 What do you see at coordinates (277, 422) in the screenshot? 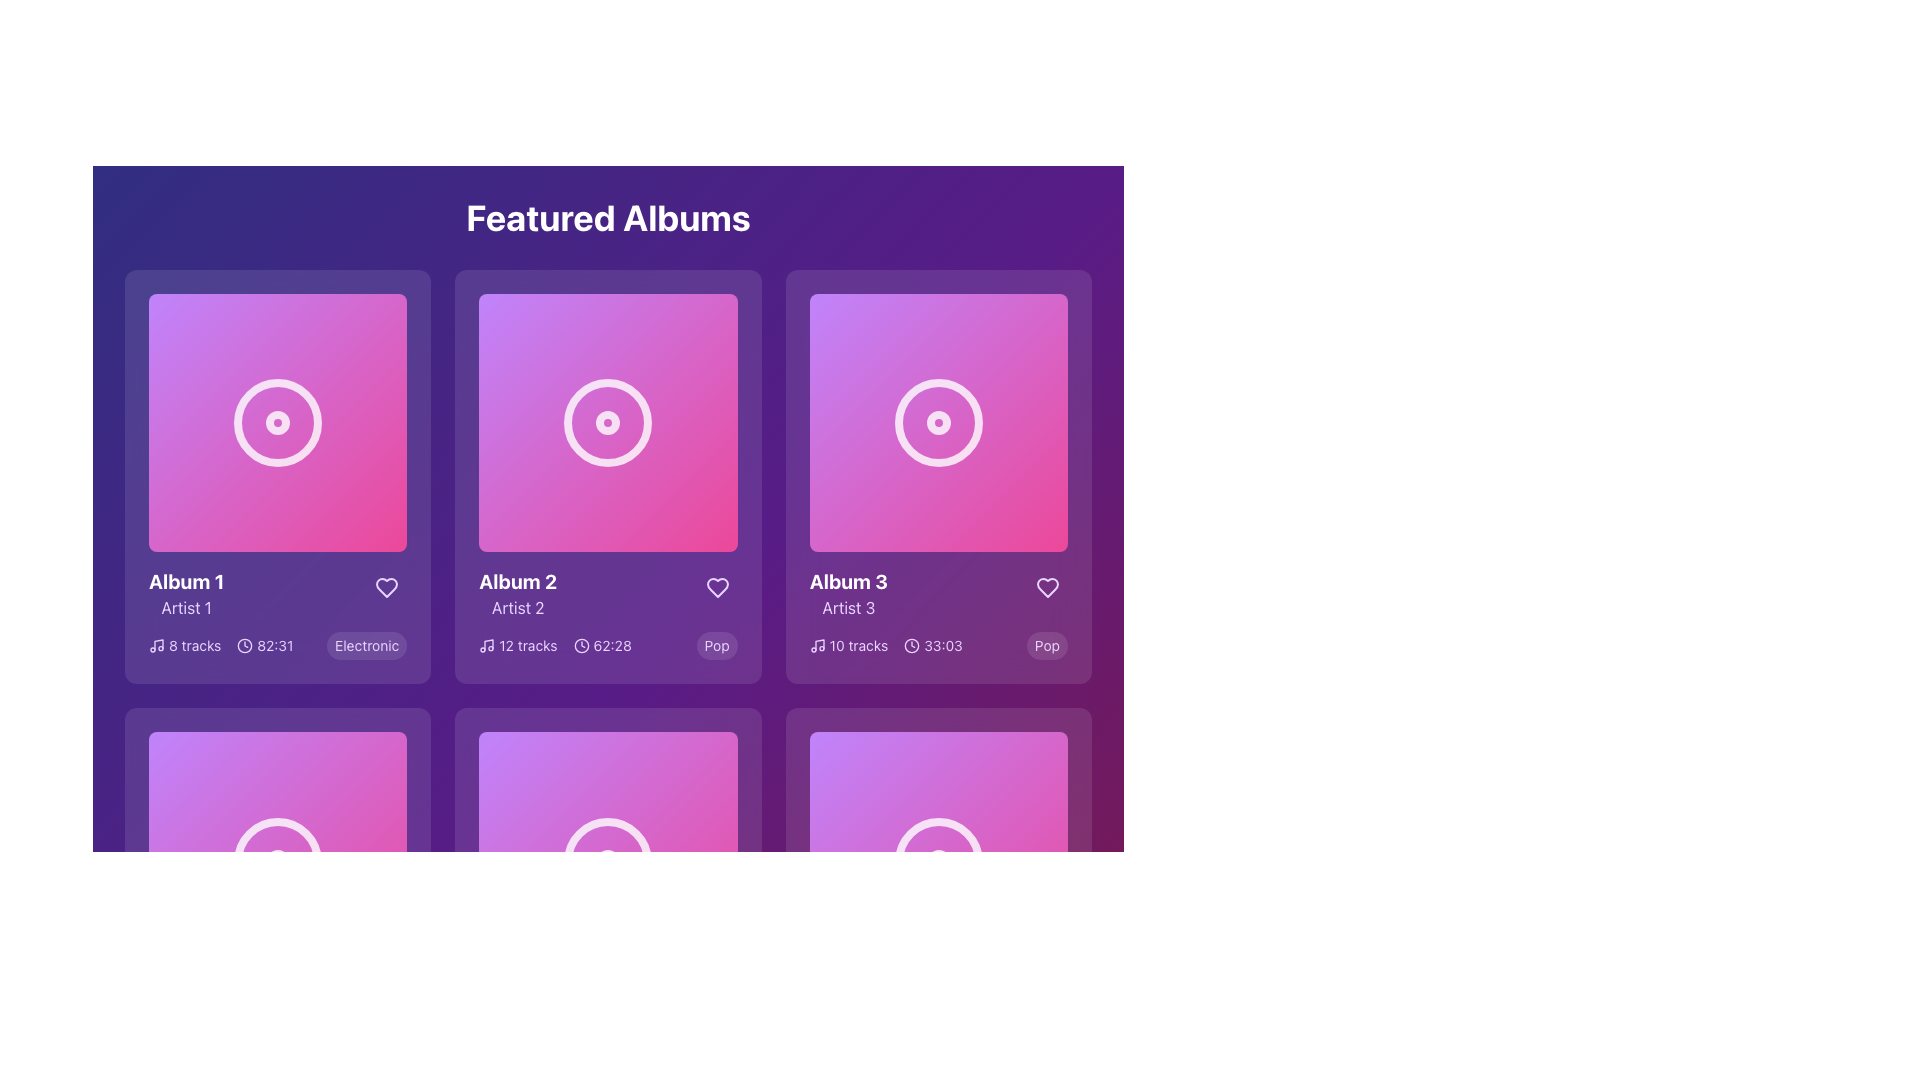
I see `the small disc-shaped icon, which is centrally located within the larger circular frame of the first album card titled 'Album 1'` at bounding box center [277, 422].